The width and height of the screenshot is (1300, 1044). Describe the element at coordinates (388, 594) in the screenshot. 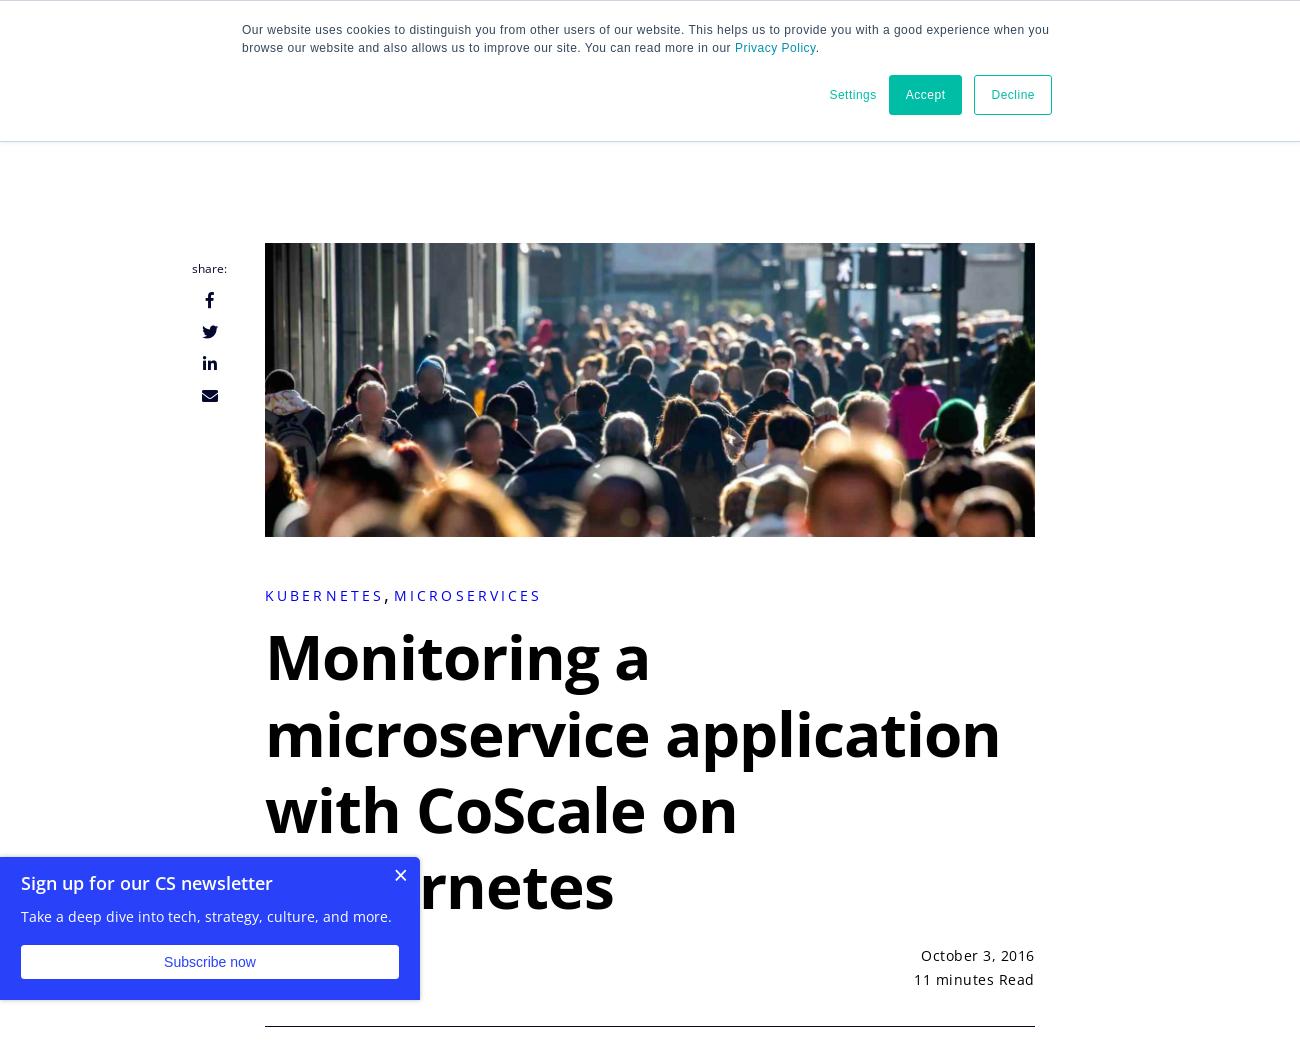

I see `','` at that location.